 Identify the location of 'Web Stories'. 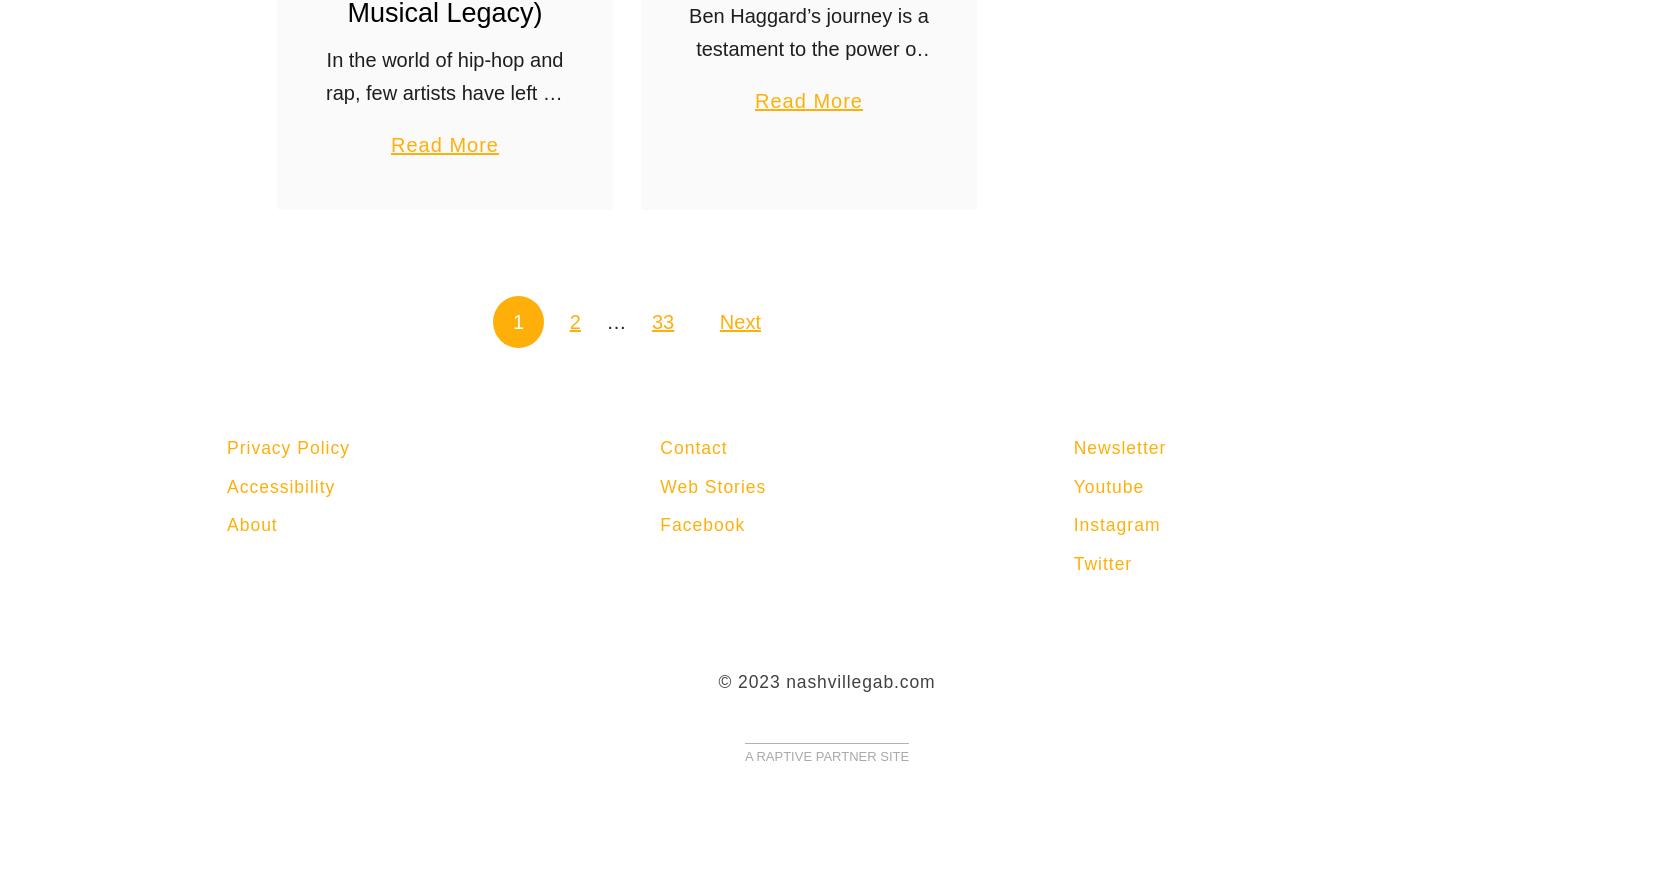
(713, 486).